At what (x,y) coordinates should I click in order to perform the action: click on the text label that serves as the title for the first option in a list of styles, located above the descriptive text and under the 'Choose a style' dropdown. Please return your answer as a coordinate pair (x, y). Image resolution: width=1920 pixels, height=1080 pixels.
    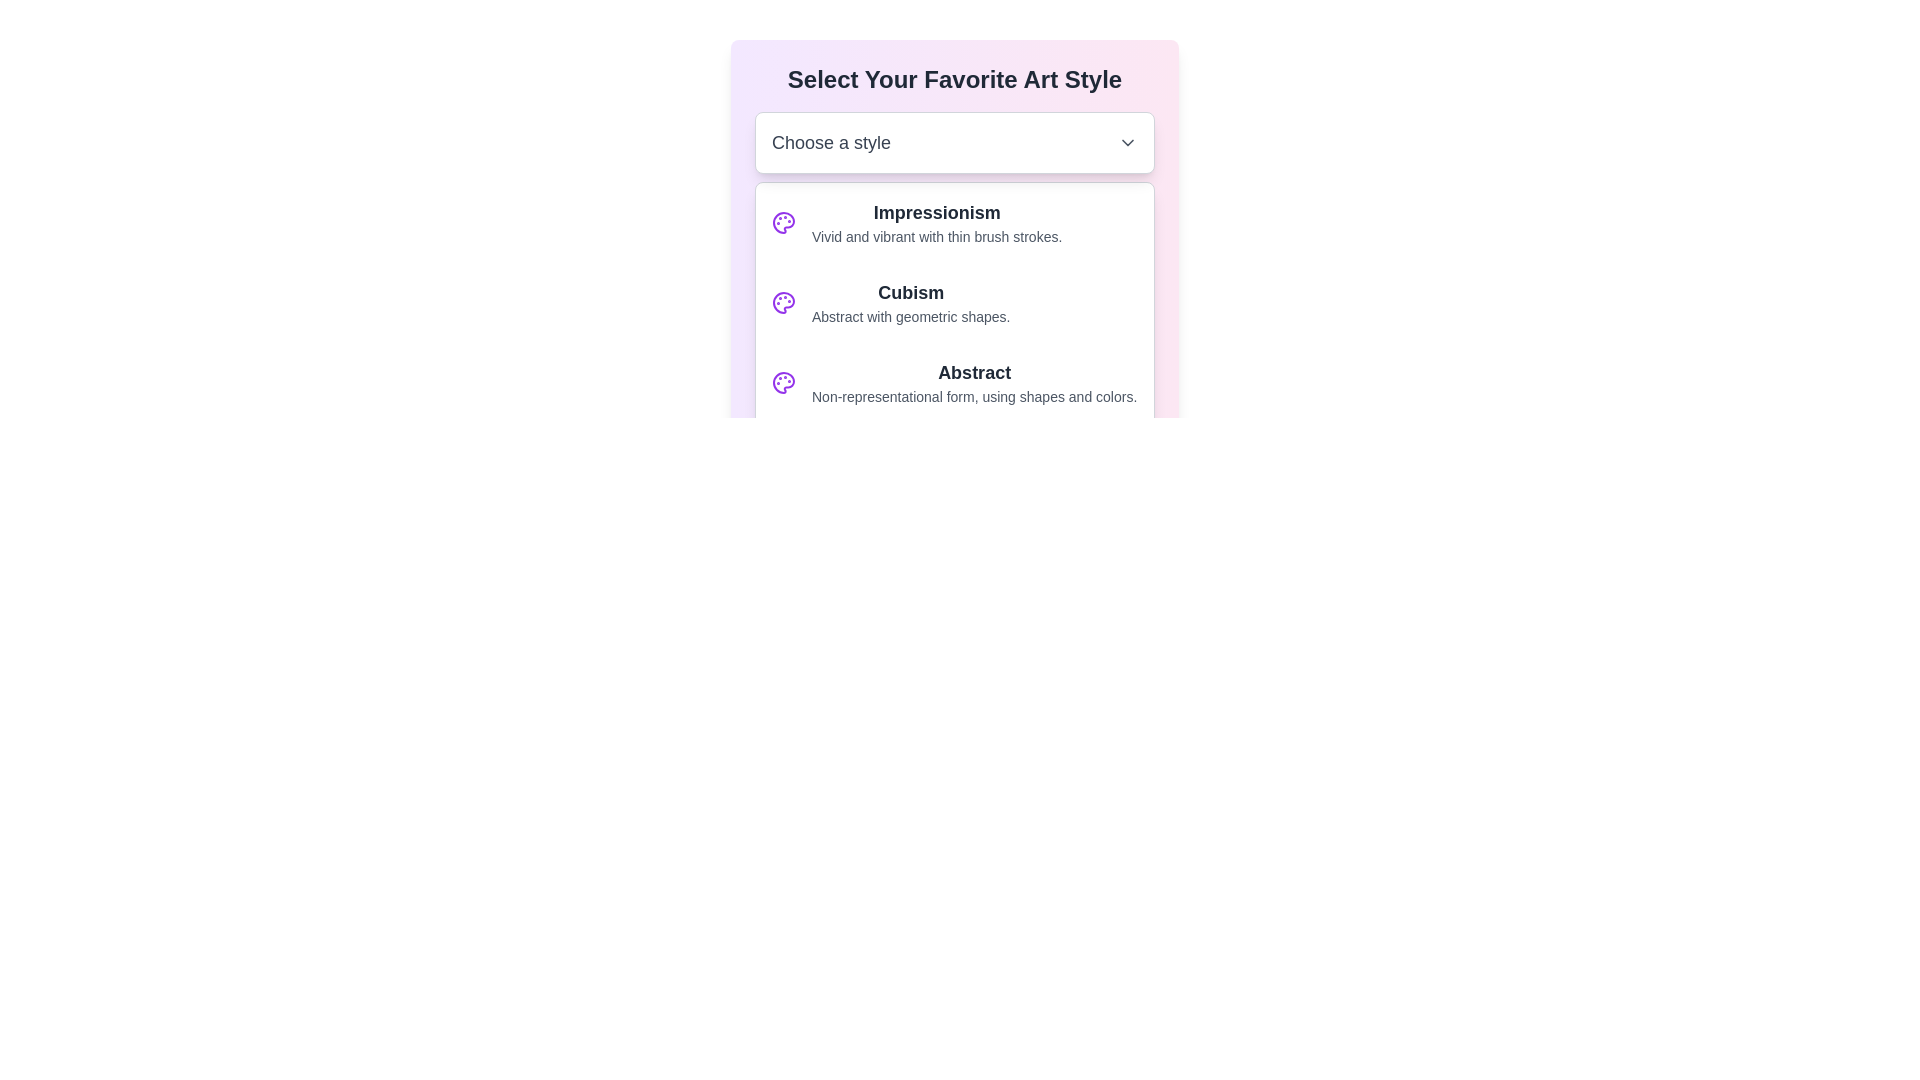
    Looking at the image, I should click on (936, 212).